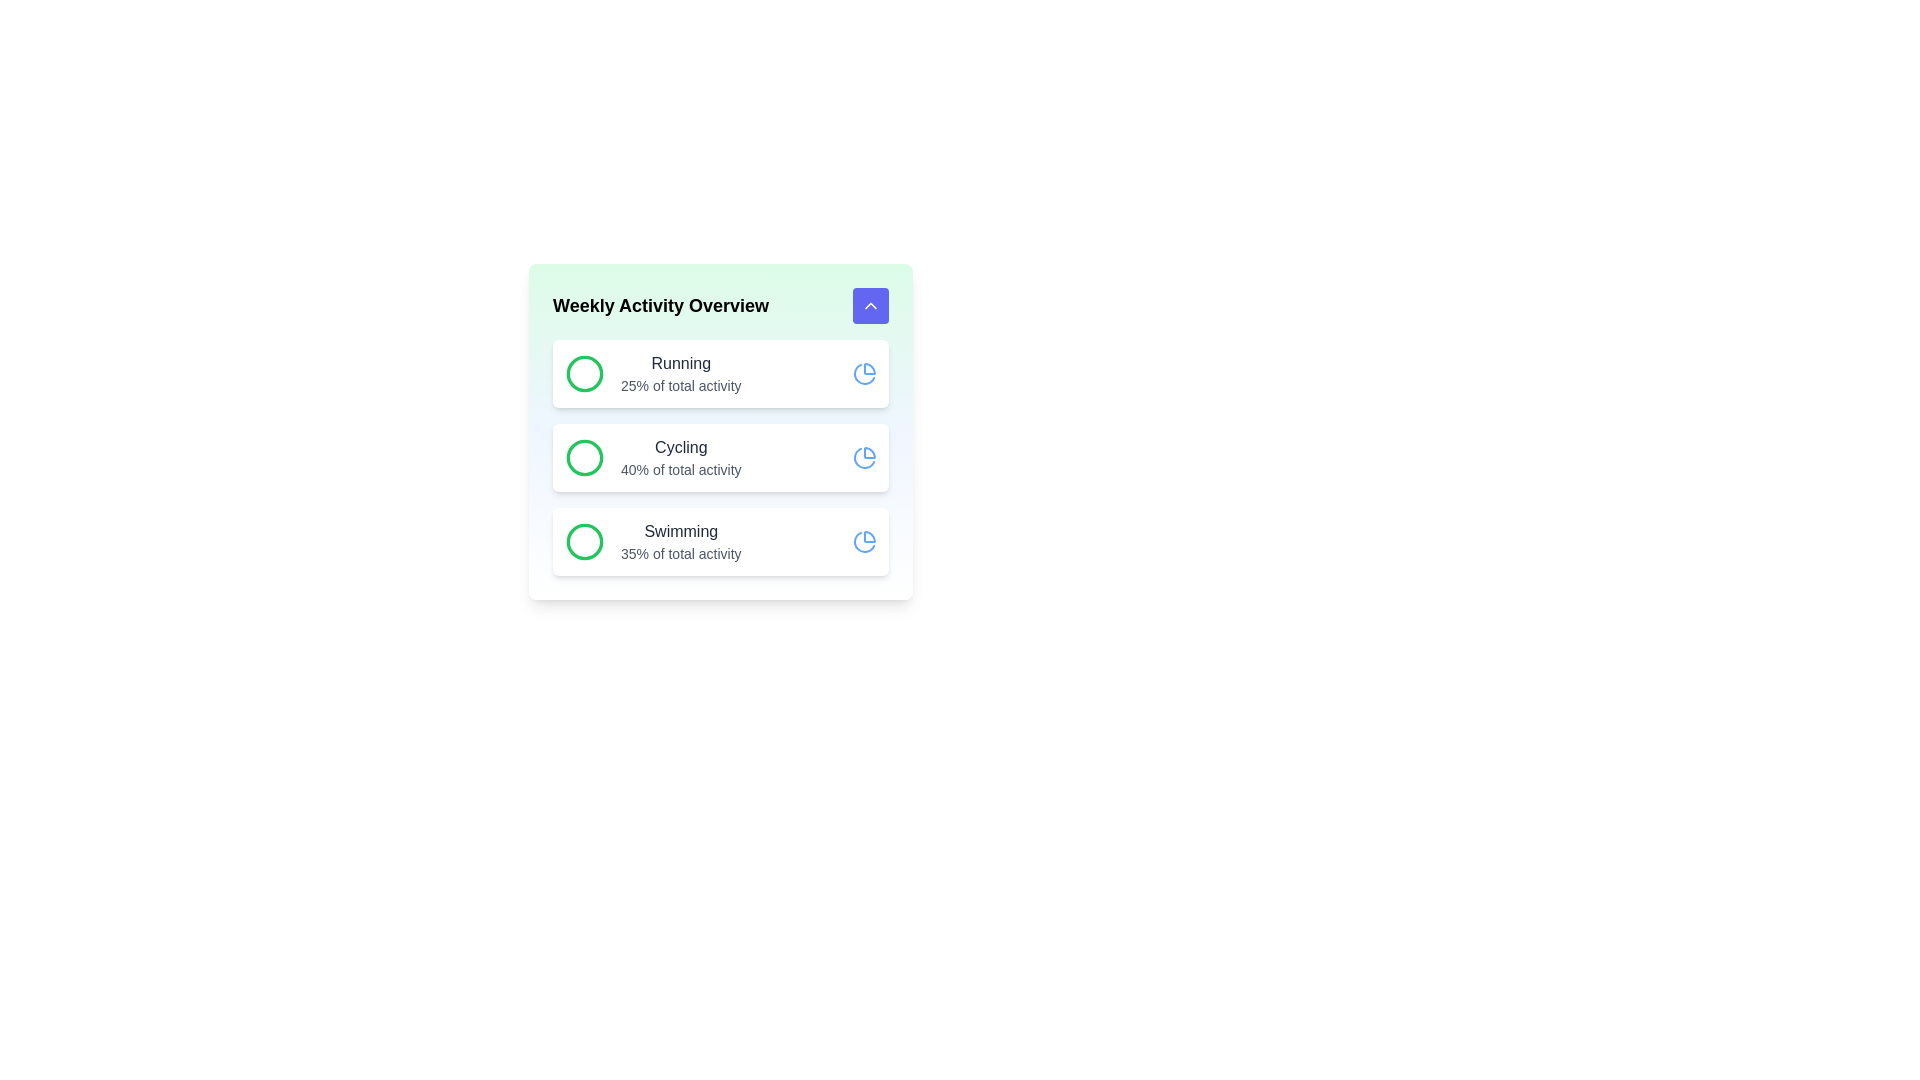 The image size is (1920, 1080). I want to click on the 'Running' activity icon located within the 'Weekly Activity Overview' card, which is the first element in a vertical list, so click(584, 374).